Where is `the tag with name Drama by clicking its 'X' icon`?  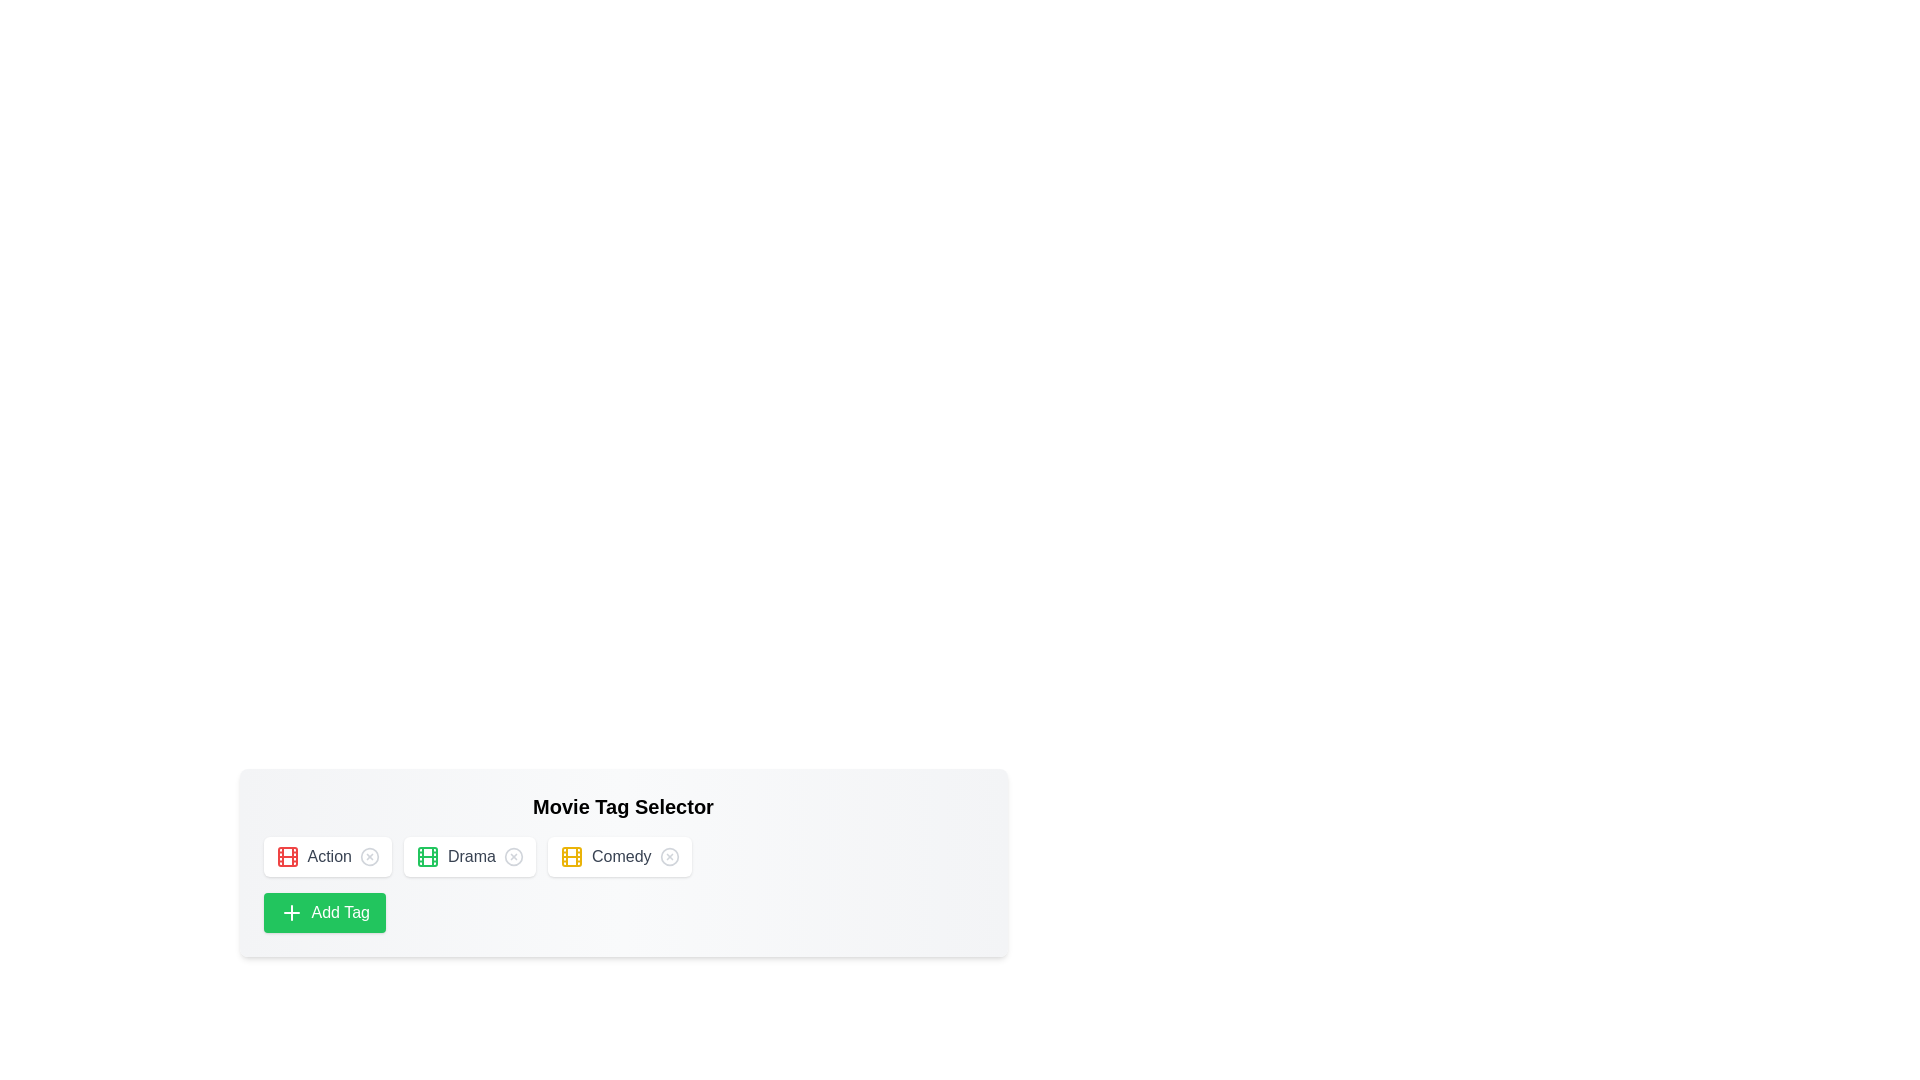 the tag with name Drama by clicking its 'X' icon is located at coordinates (513, 855).